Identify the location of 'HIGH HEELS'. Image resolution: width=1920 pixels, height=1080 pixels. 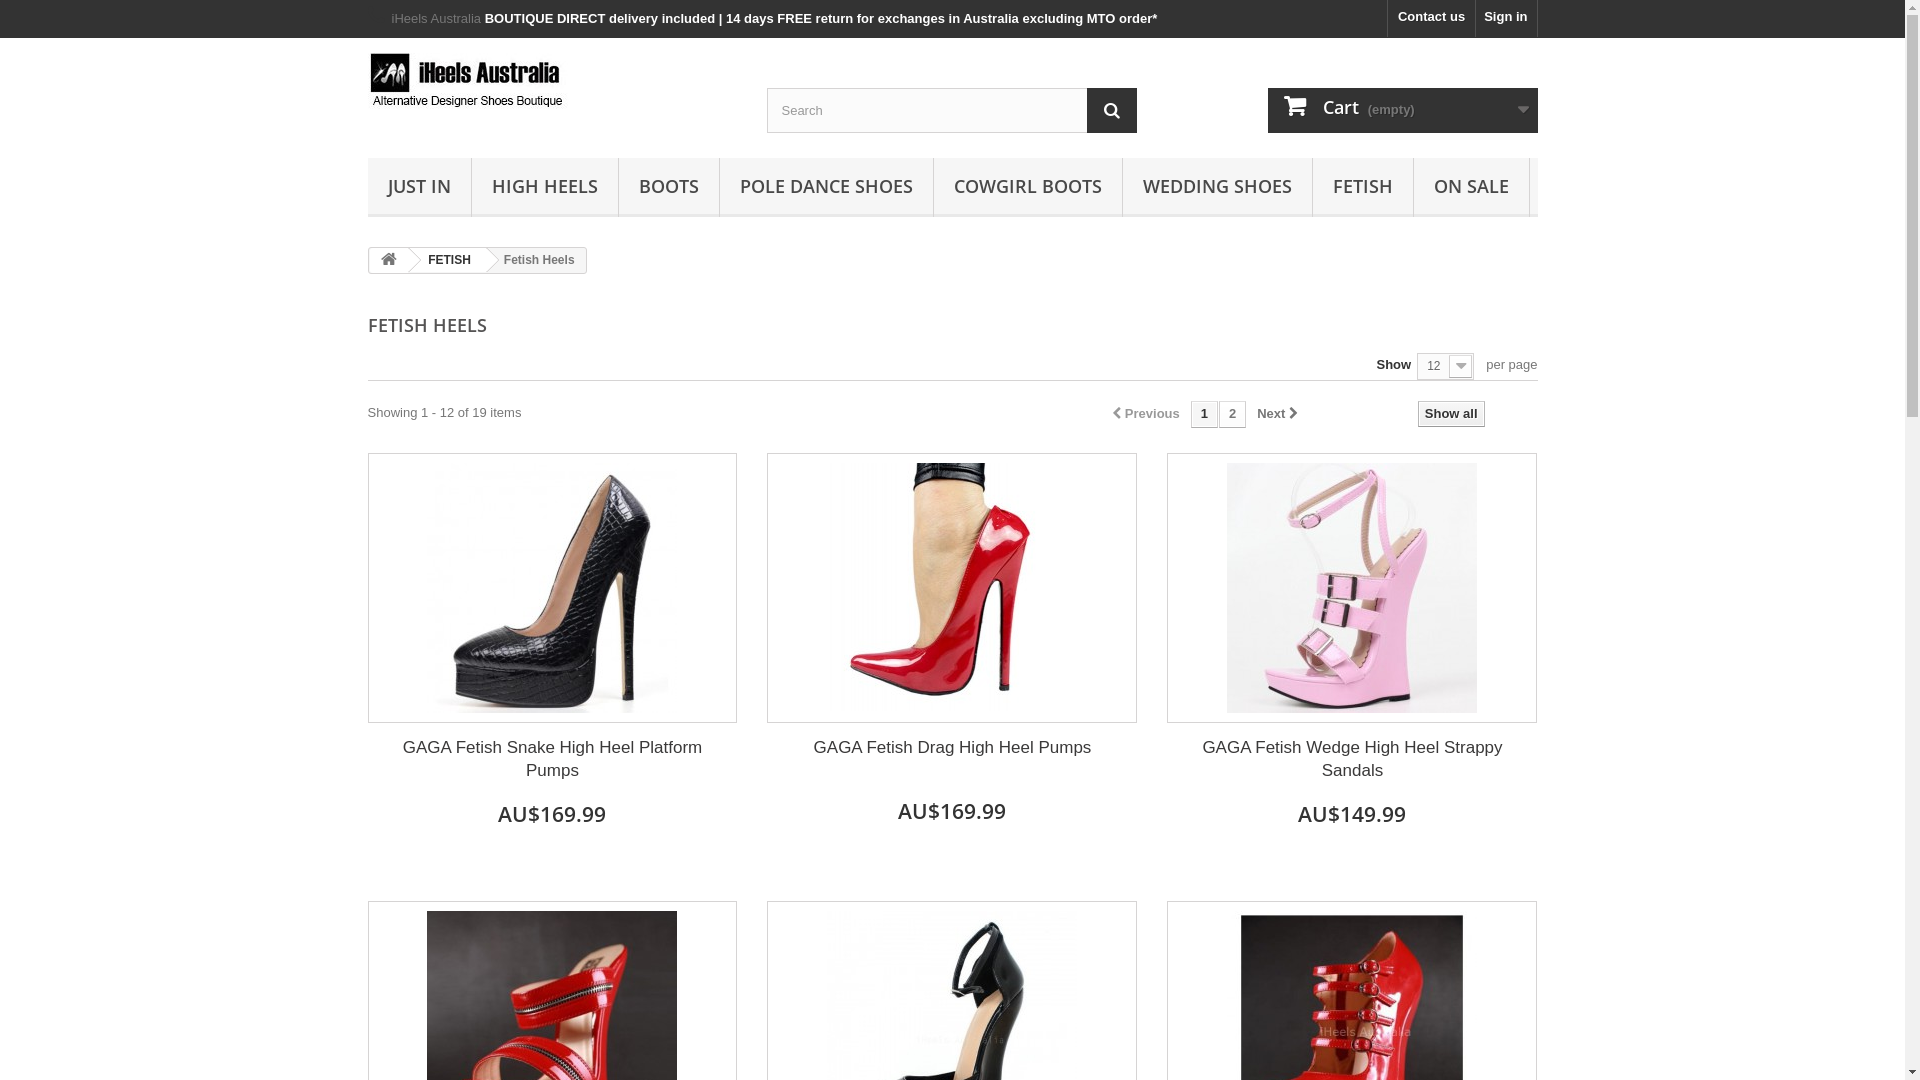
(545, 187).